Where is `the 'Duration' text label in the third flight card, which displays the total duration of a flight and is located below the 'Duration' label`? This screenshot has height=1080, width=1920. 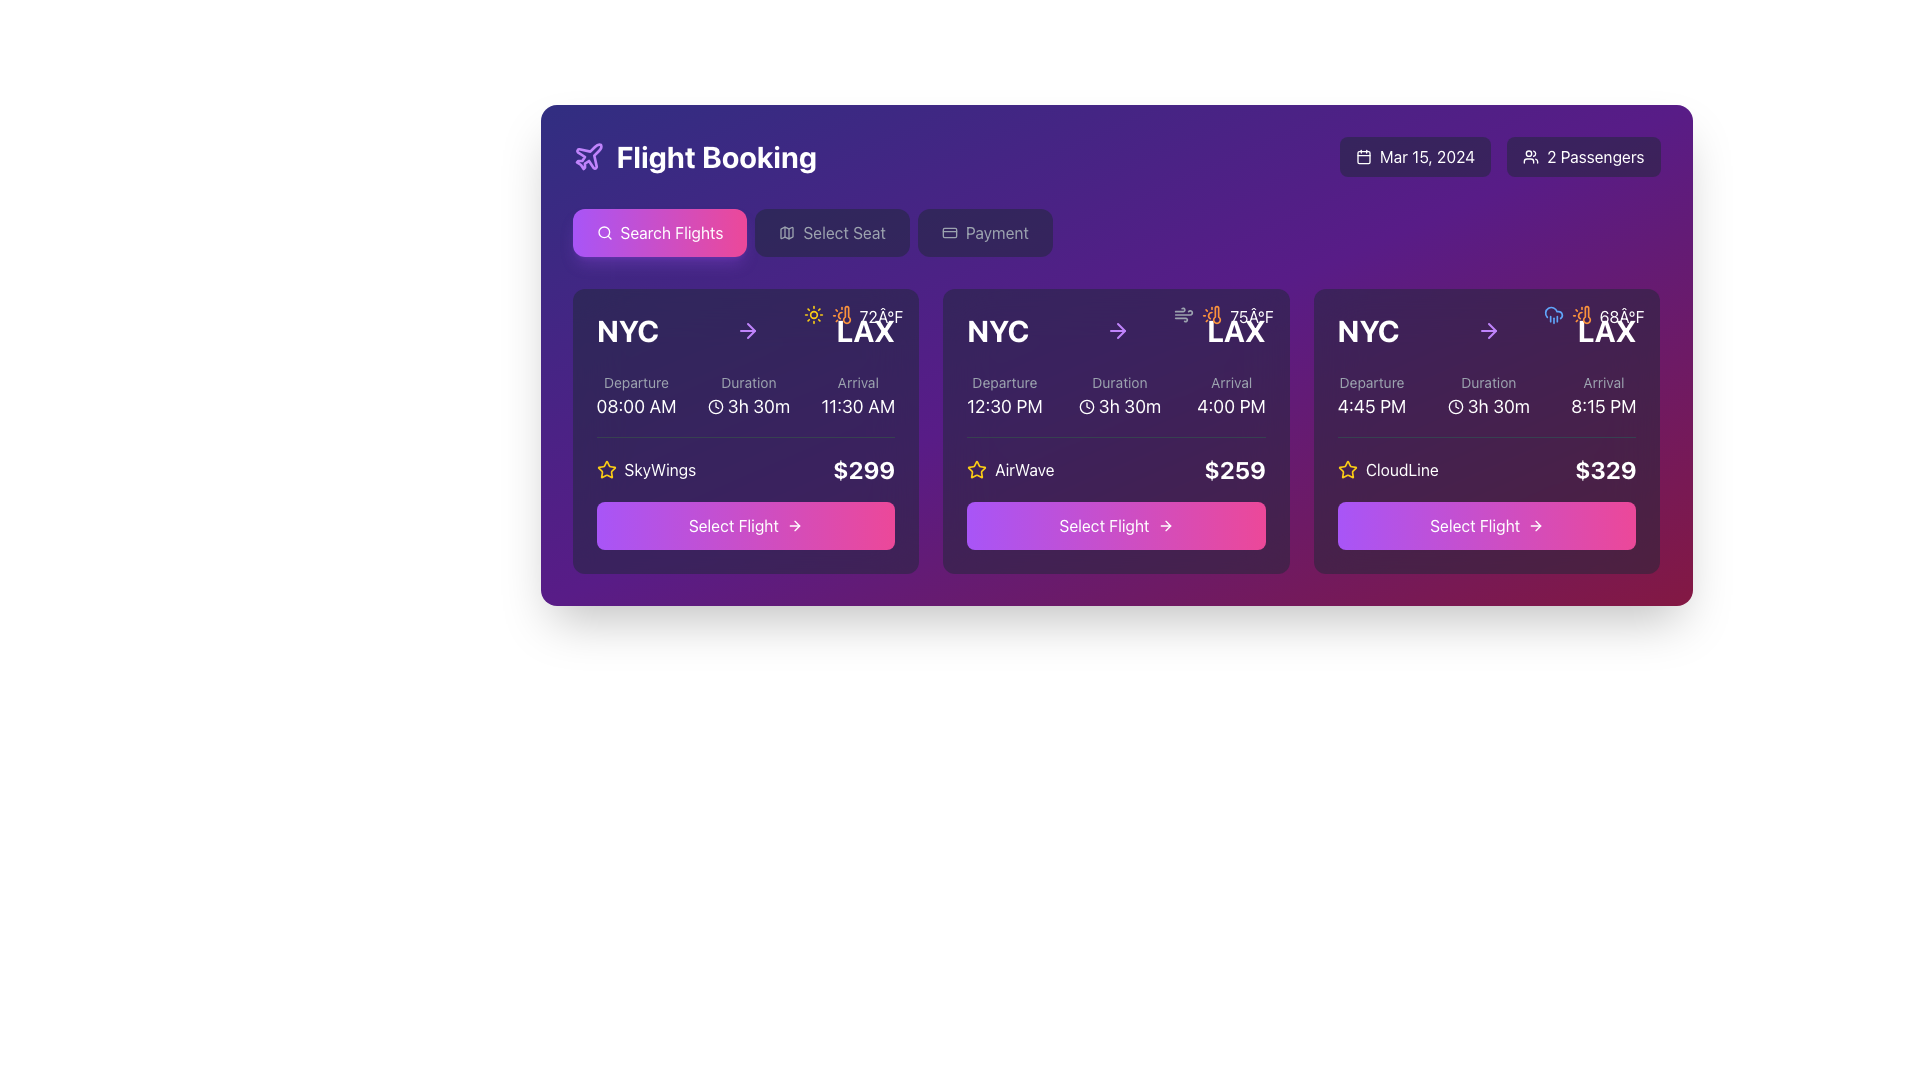
the 'Duration' text label in the third flight card, which displays the total duration of a flight and is located below the 'Duration' label is located at coordinates (1488, 406).